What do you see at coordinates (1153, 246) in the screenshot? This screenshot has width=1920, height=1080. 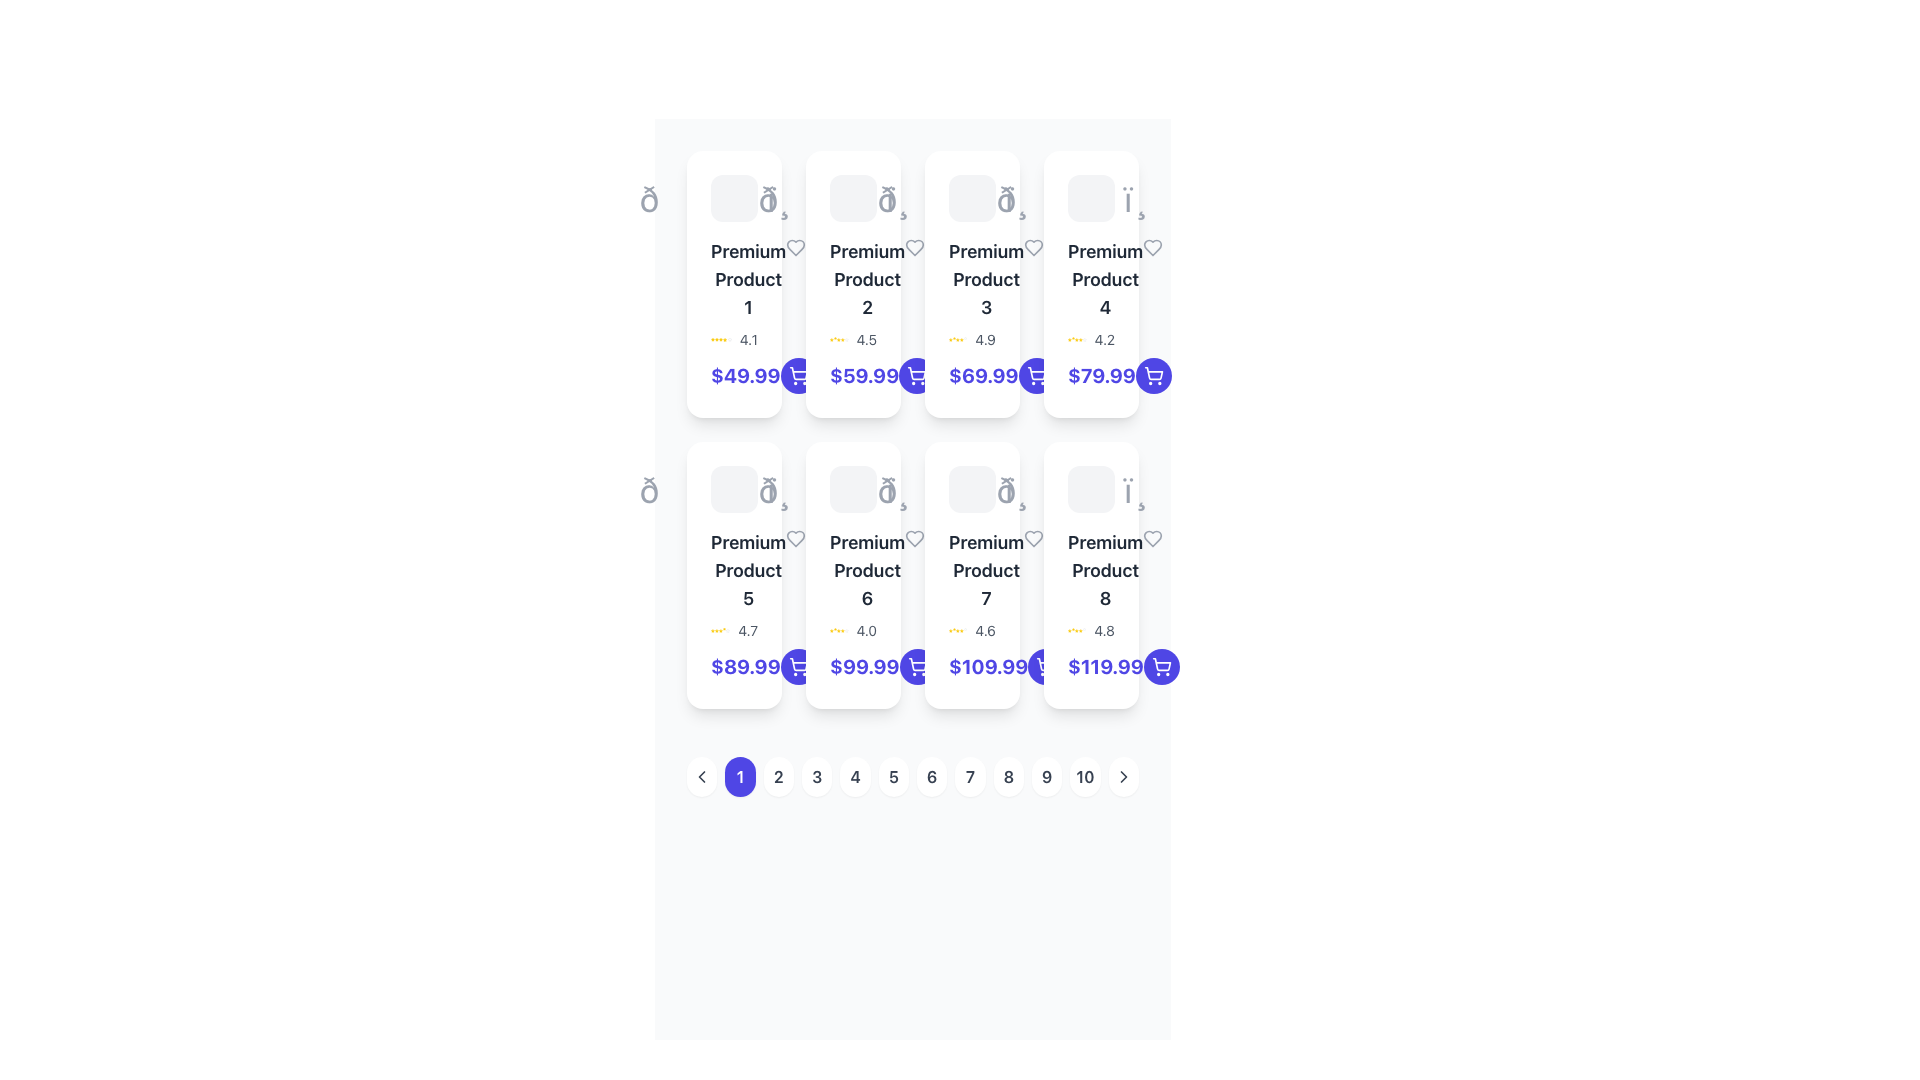 I see `the heart icon button located in the top-right corner of the 'Premium Product 4' card for accessibility navigation` at bounding box center [1153, 246].